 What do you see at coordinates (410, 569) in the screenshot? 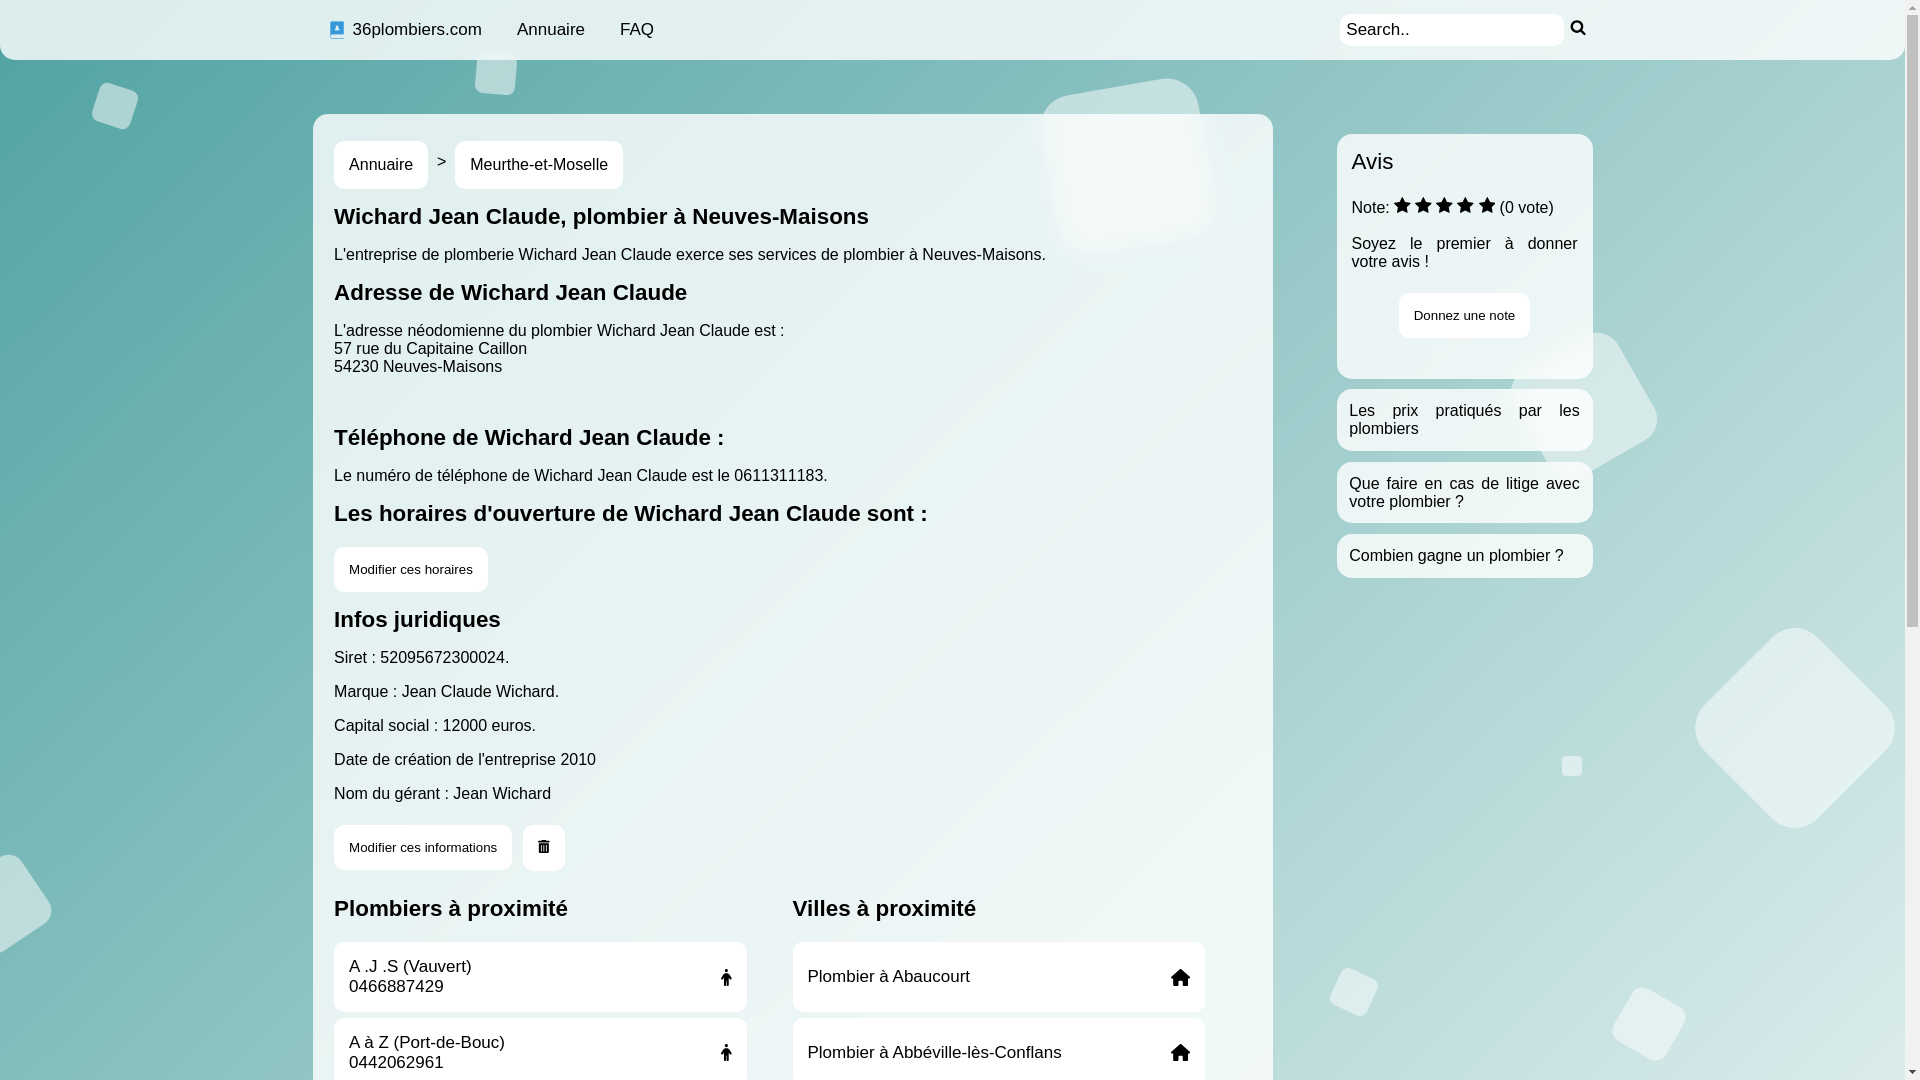
I see `'Modifier ces horaires'` at bounding box center [410, 569].